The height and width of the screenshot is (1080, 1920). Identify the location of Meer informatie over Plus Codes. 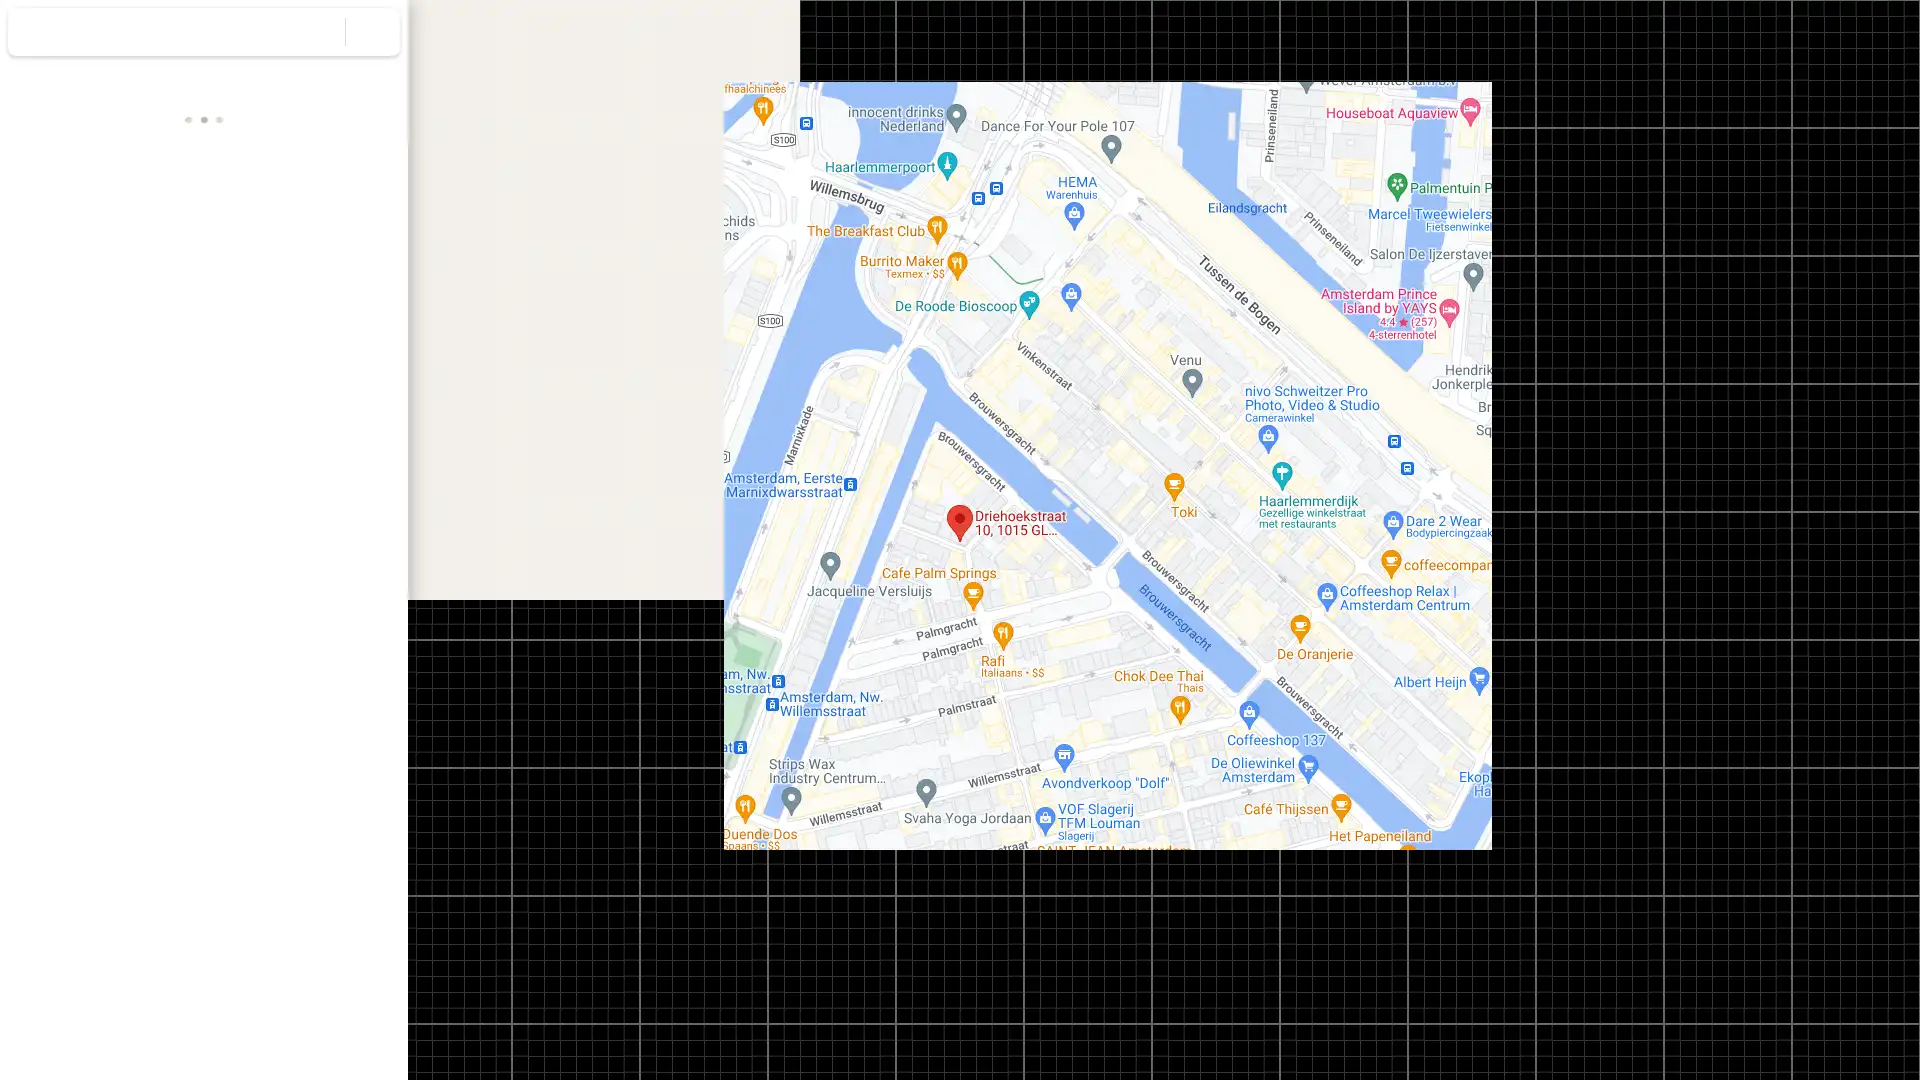
(383, 508).